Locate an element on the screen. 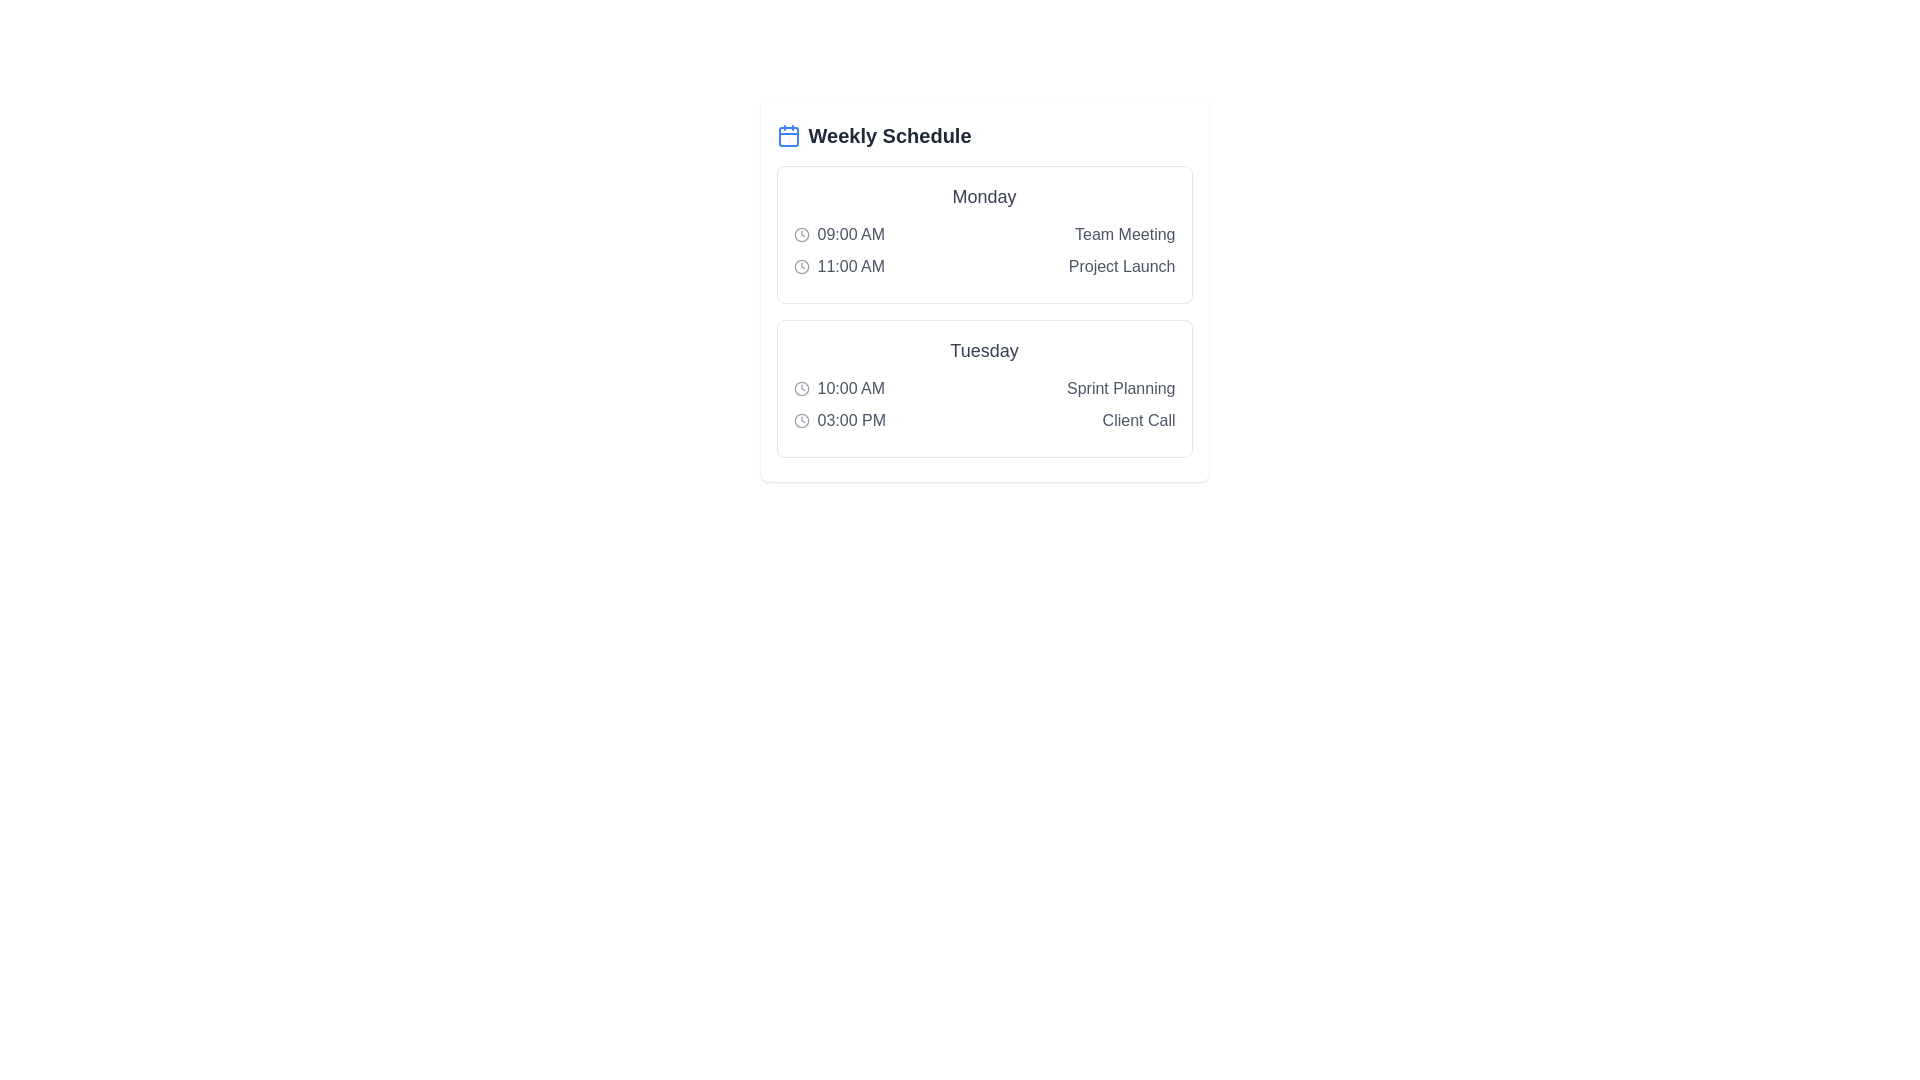  the calendar icon to interact with it is located at coordinates (787, 135).